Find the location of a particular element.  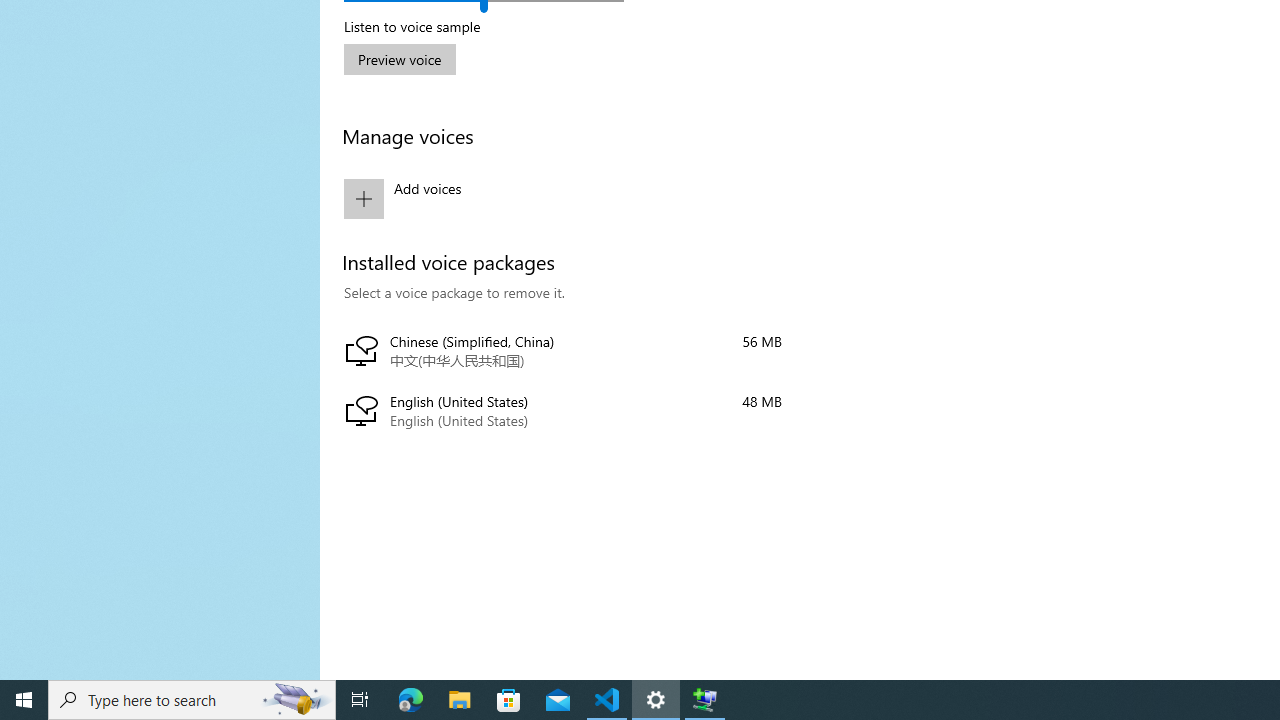

'Preview voice' is located at coordinates (400, 58).